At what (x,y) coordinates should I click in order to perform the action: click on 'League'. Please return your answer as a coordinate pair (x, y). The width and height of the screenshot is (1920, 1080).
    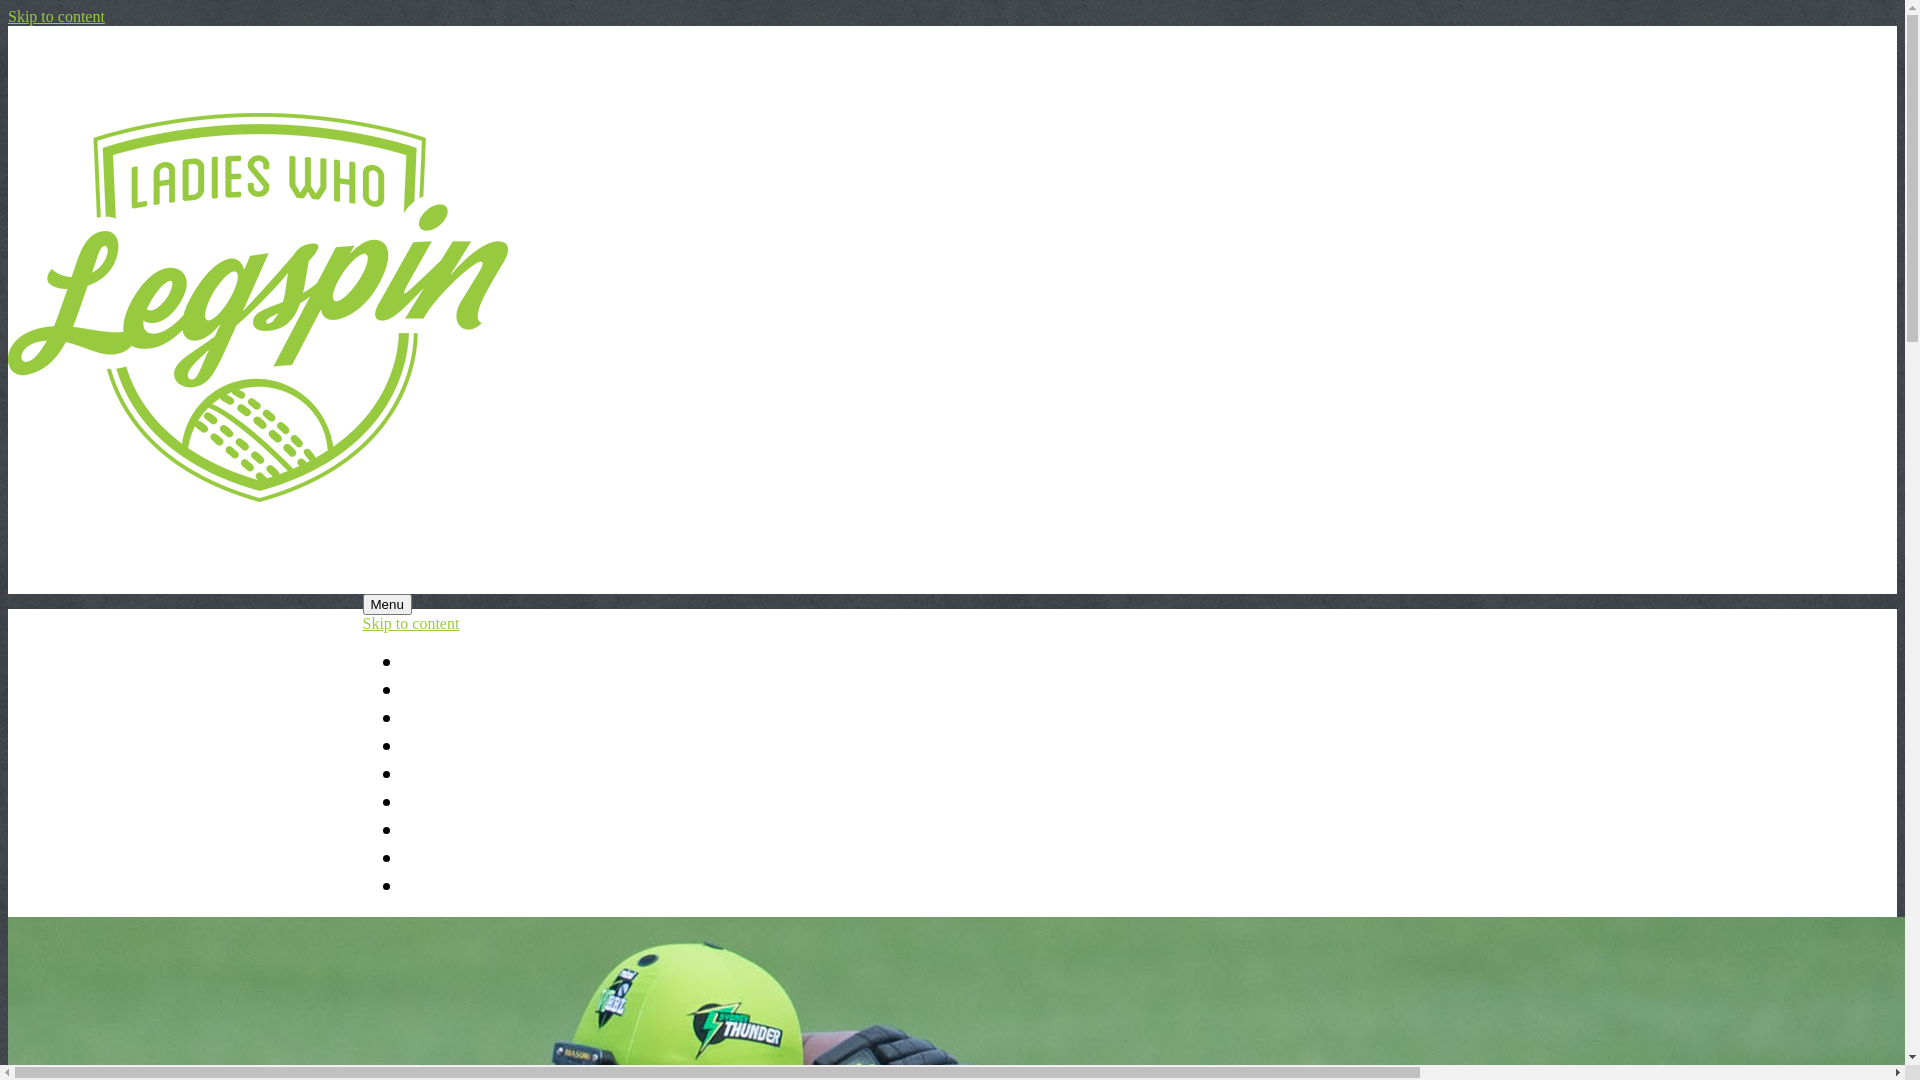
    Looking at the image, I should click on (432, 717).